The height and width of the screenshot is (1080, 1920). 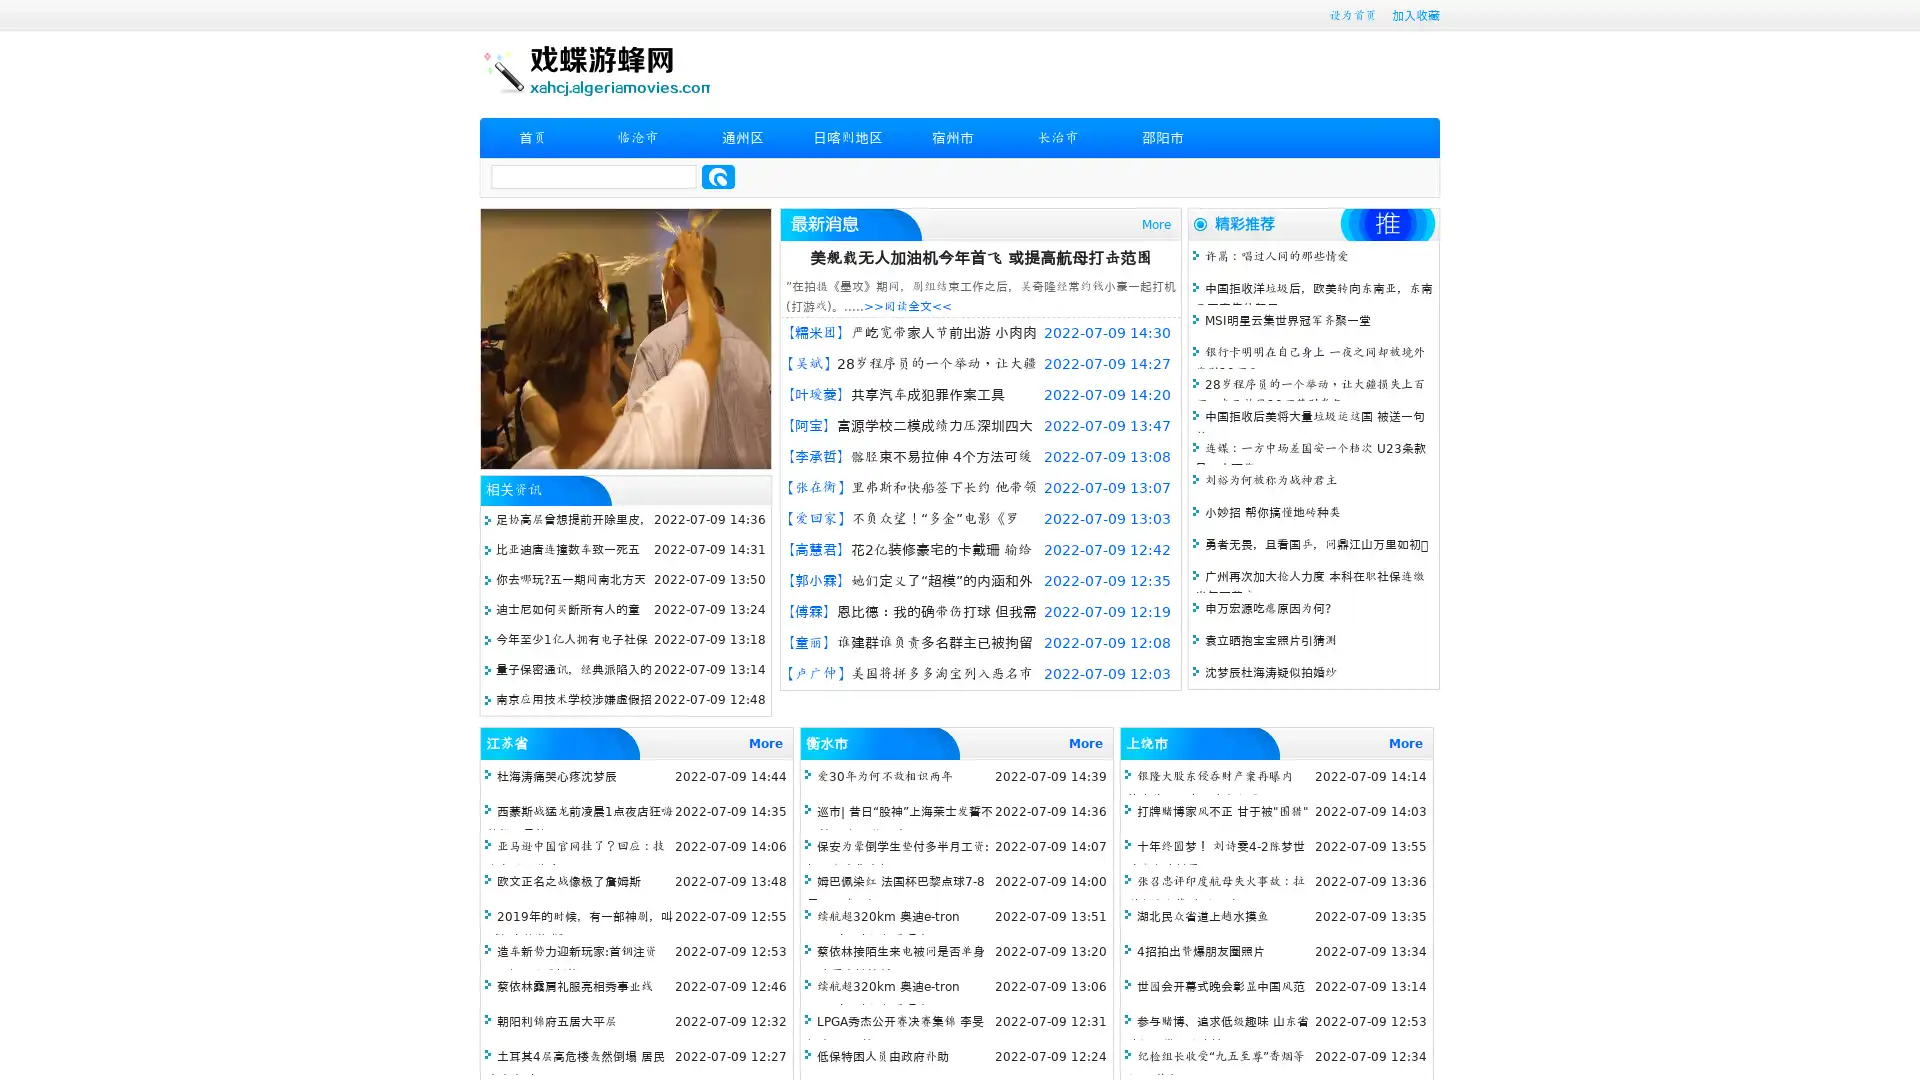 What do you see at coordinates (718, 176) in the screenshot?
I see `Search` at bounding box center [718, 176].